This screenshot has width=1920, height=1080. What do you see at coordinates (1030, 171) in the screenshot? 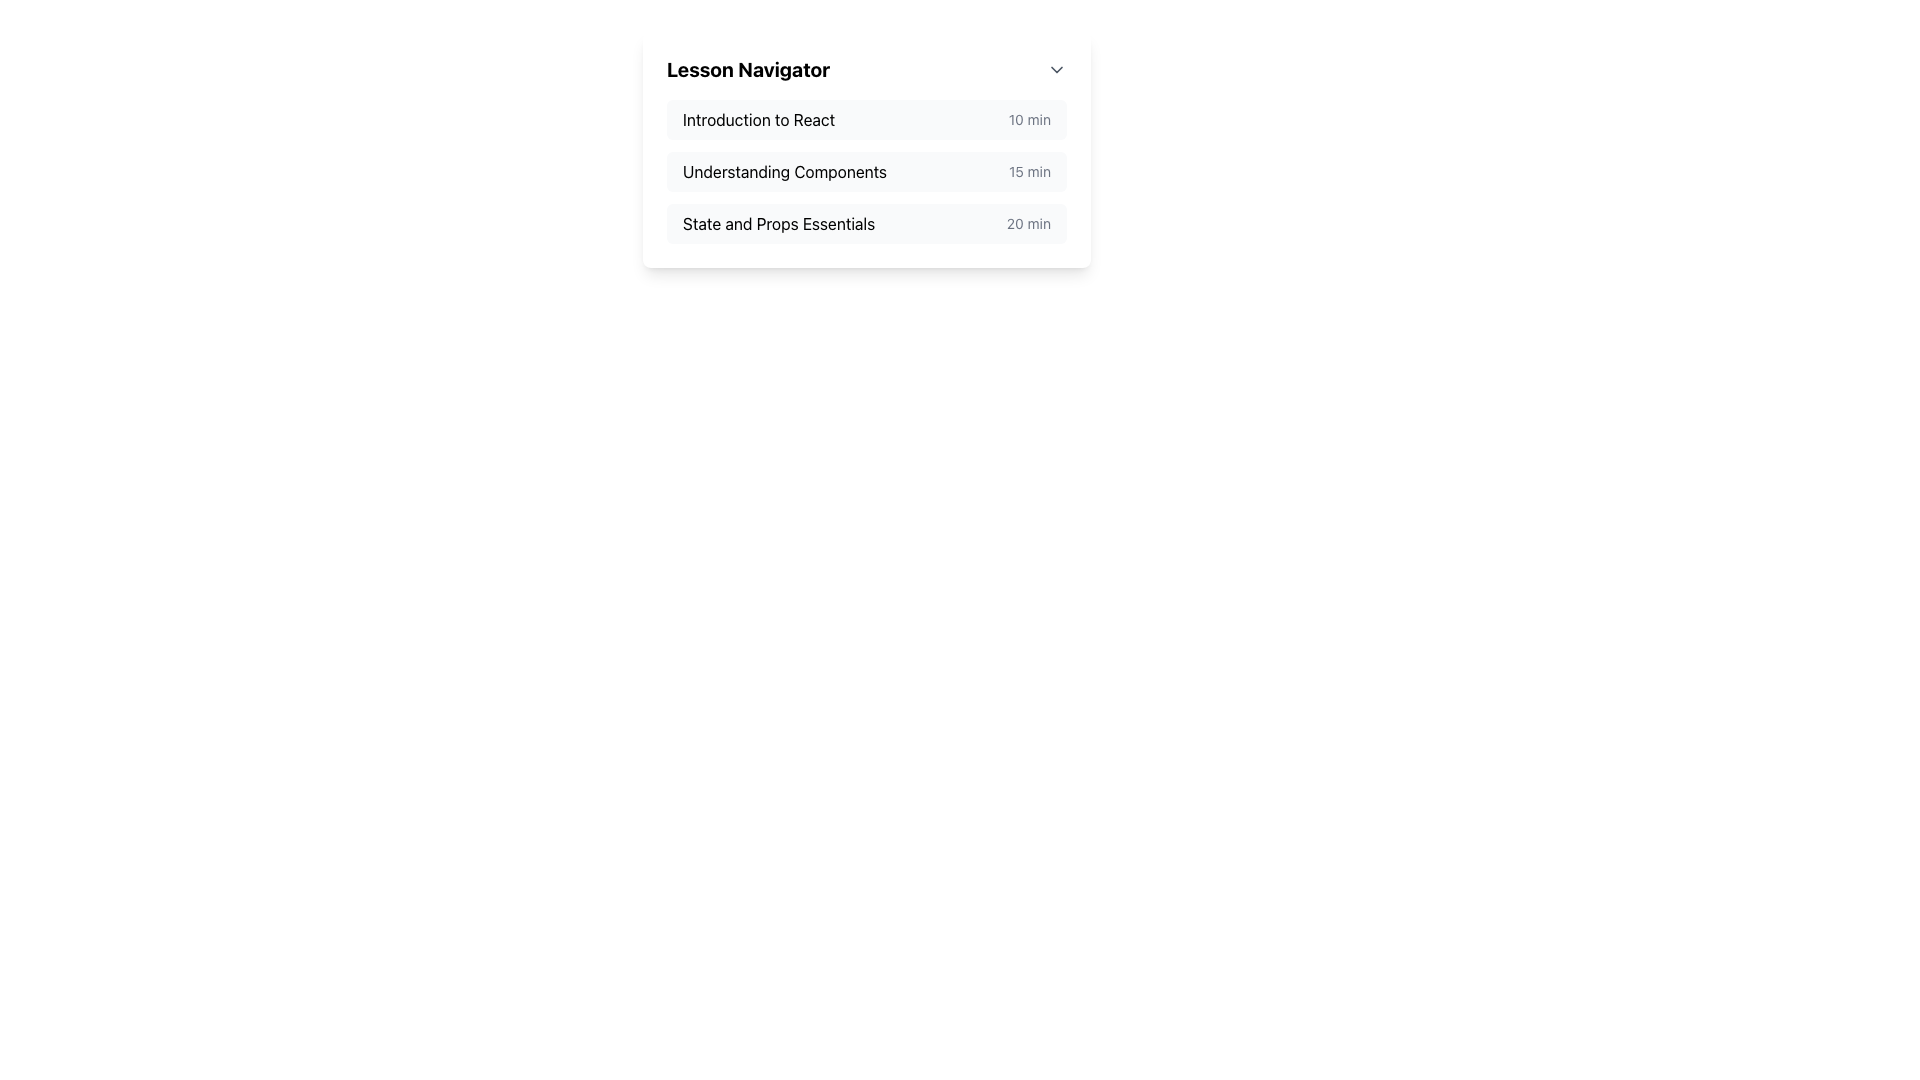
I see `the text label that indicates the duration of the lesson in the lesson navigation list, which is positioned to the right of 'Understanding Components'` at bounding box center [1030, 171].